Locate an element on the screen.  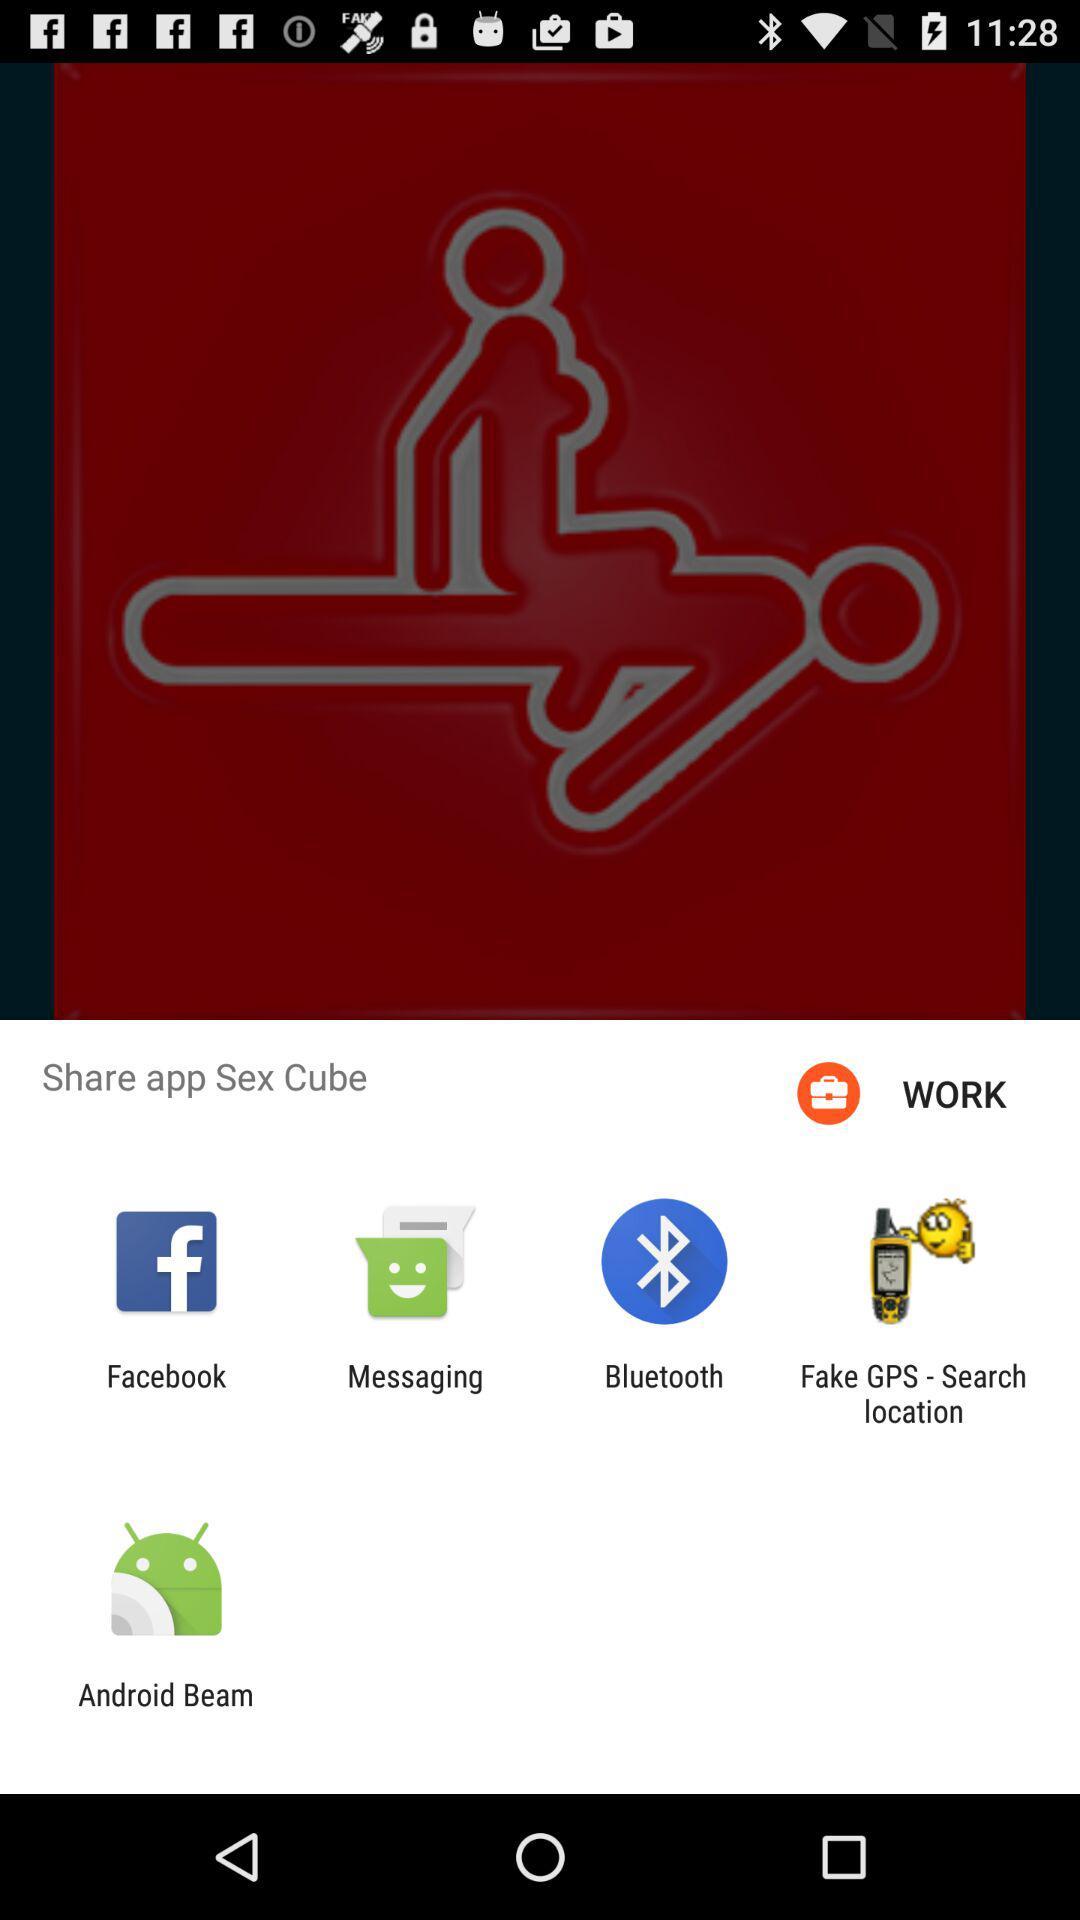
the bluetooth app is located at coordinates (664, 1392).